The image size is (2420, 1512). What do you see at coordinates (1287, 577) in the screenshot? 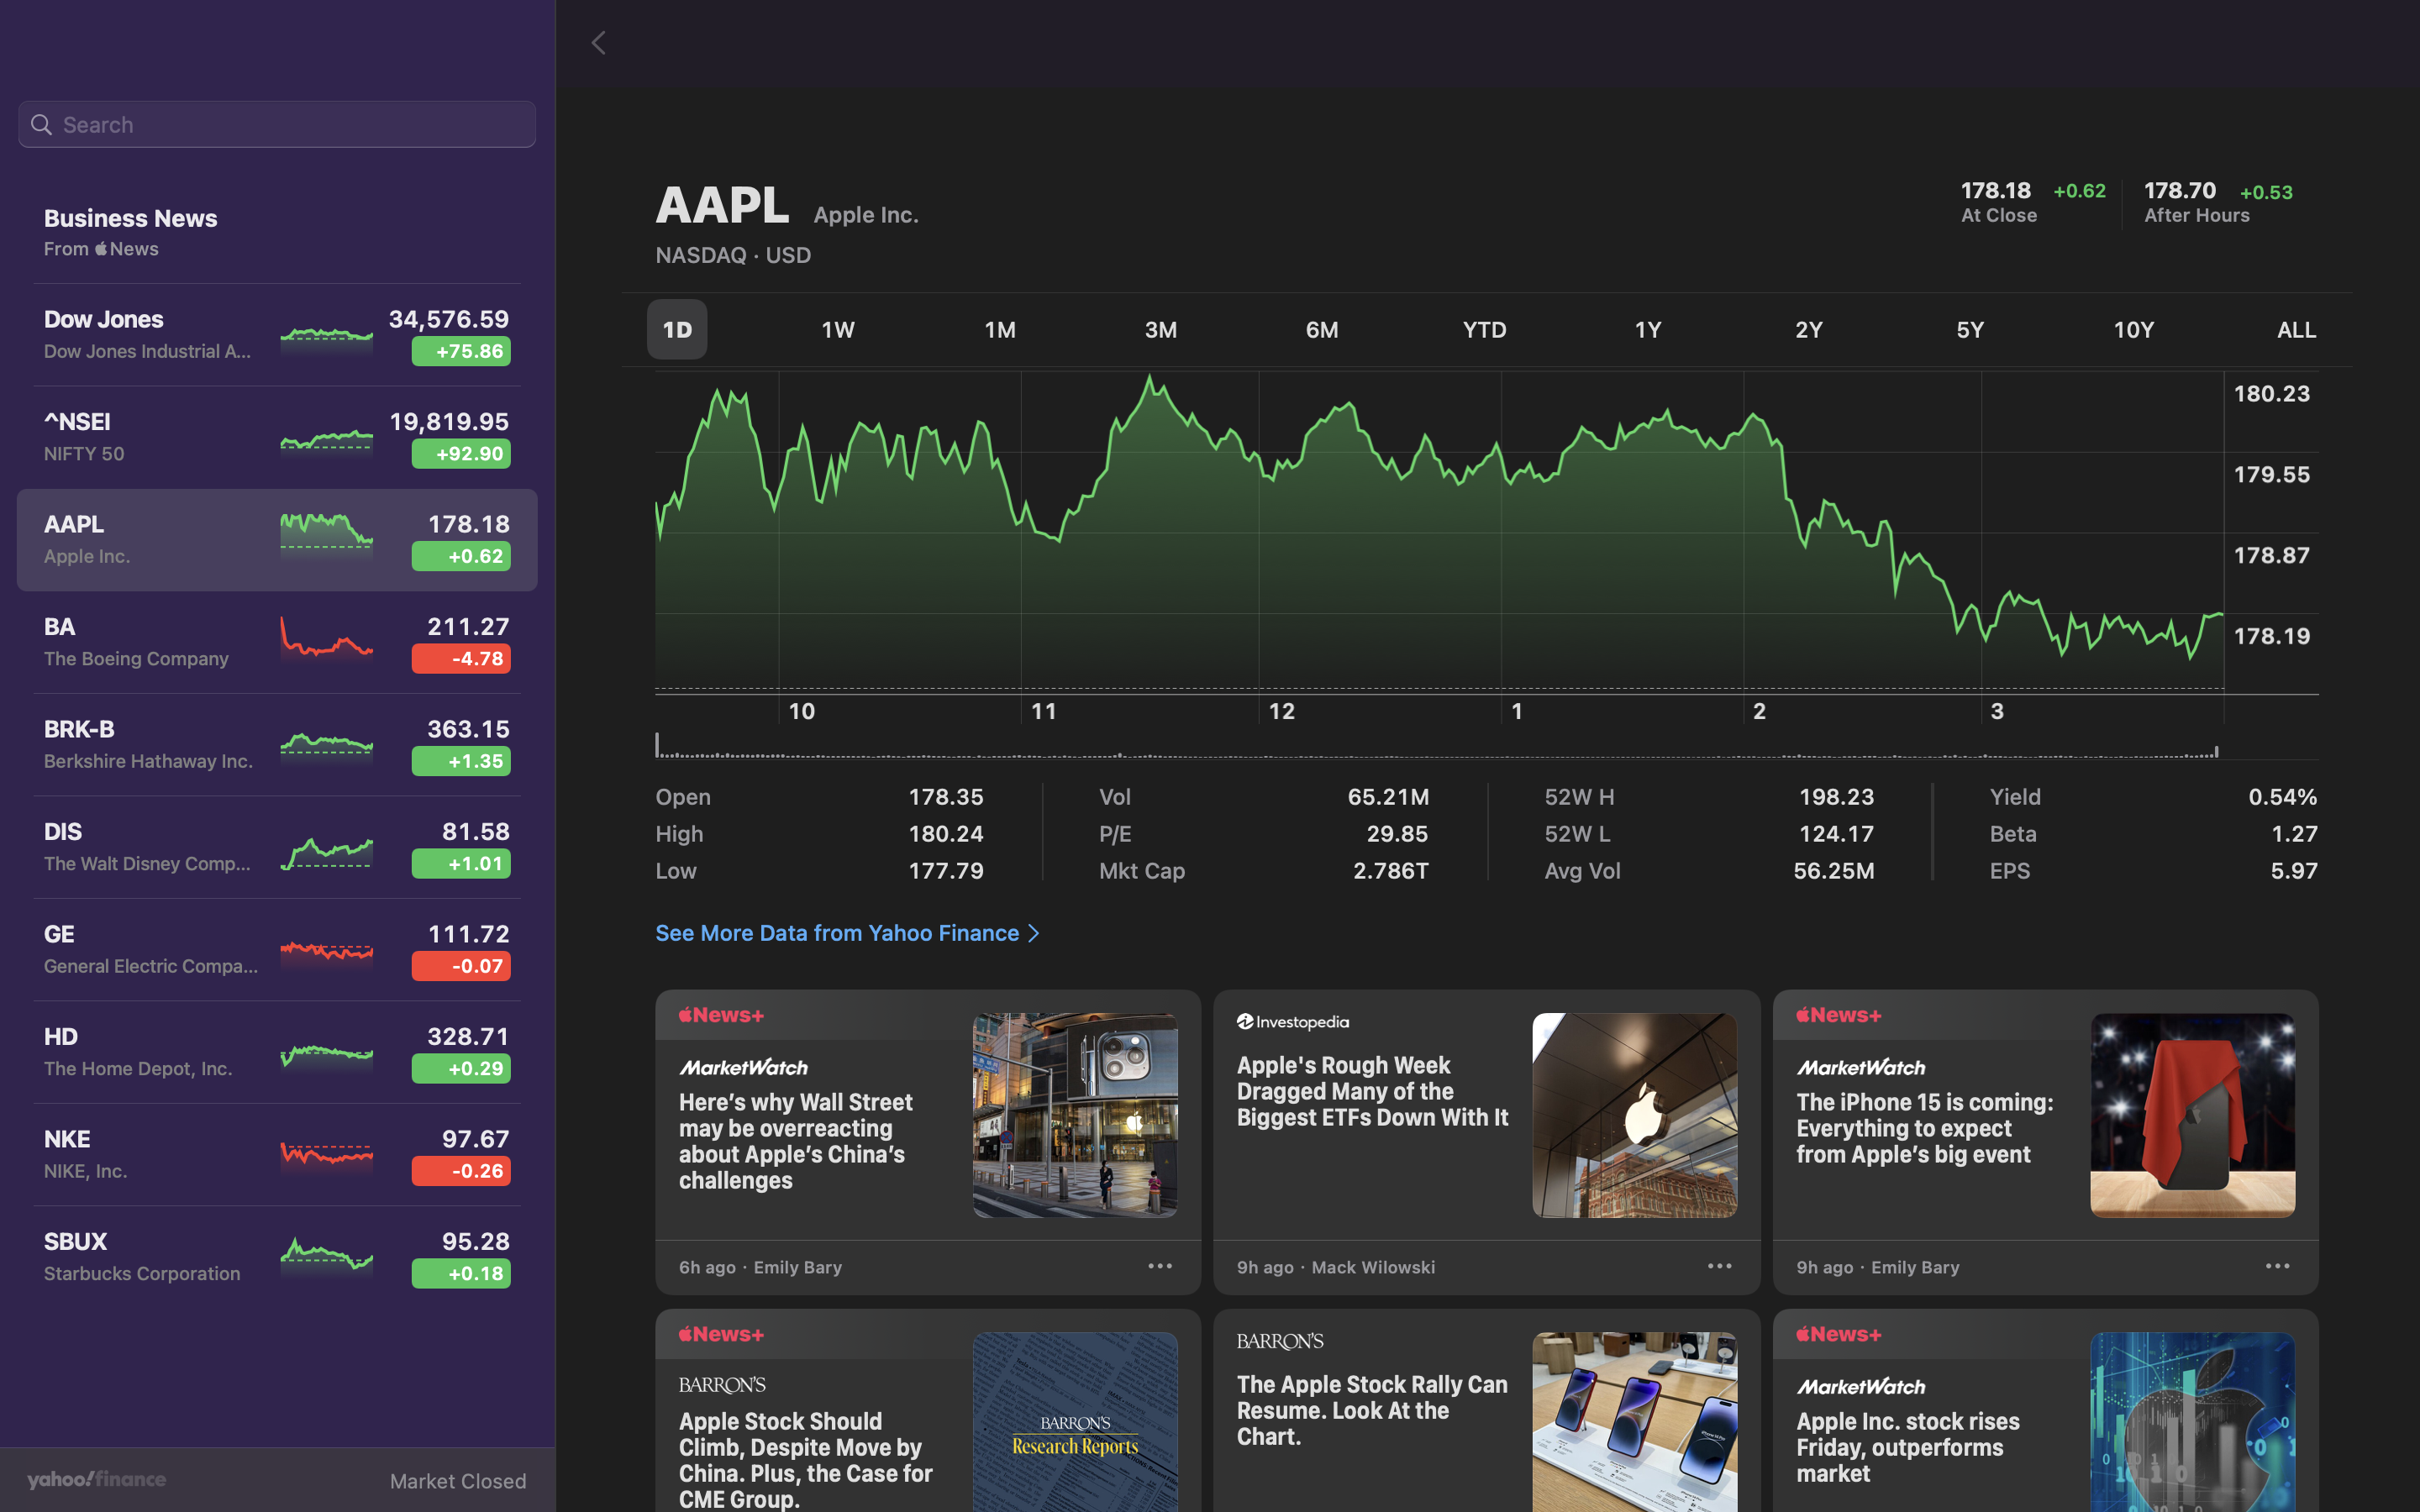
I see `See the stock variation at midday` at bounding box center [1287, 577].